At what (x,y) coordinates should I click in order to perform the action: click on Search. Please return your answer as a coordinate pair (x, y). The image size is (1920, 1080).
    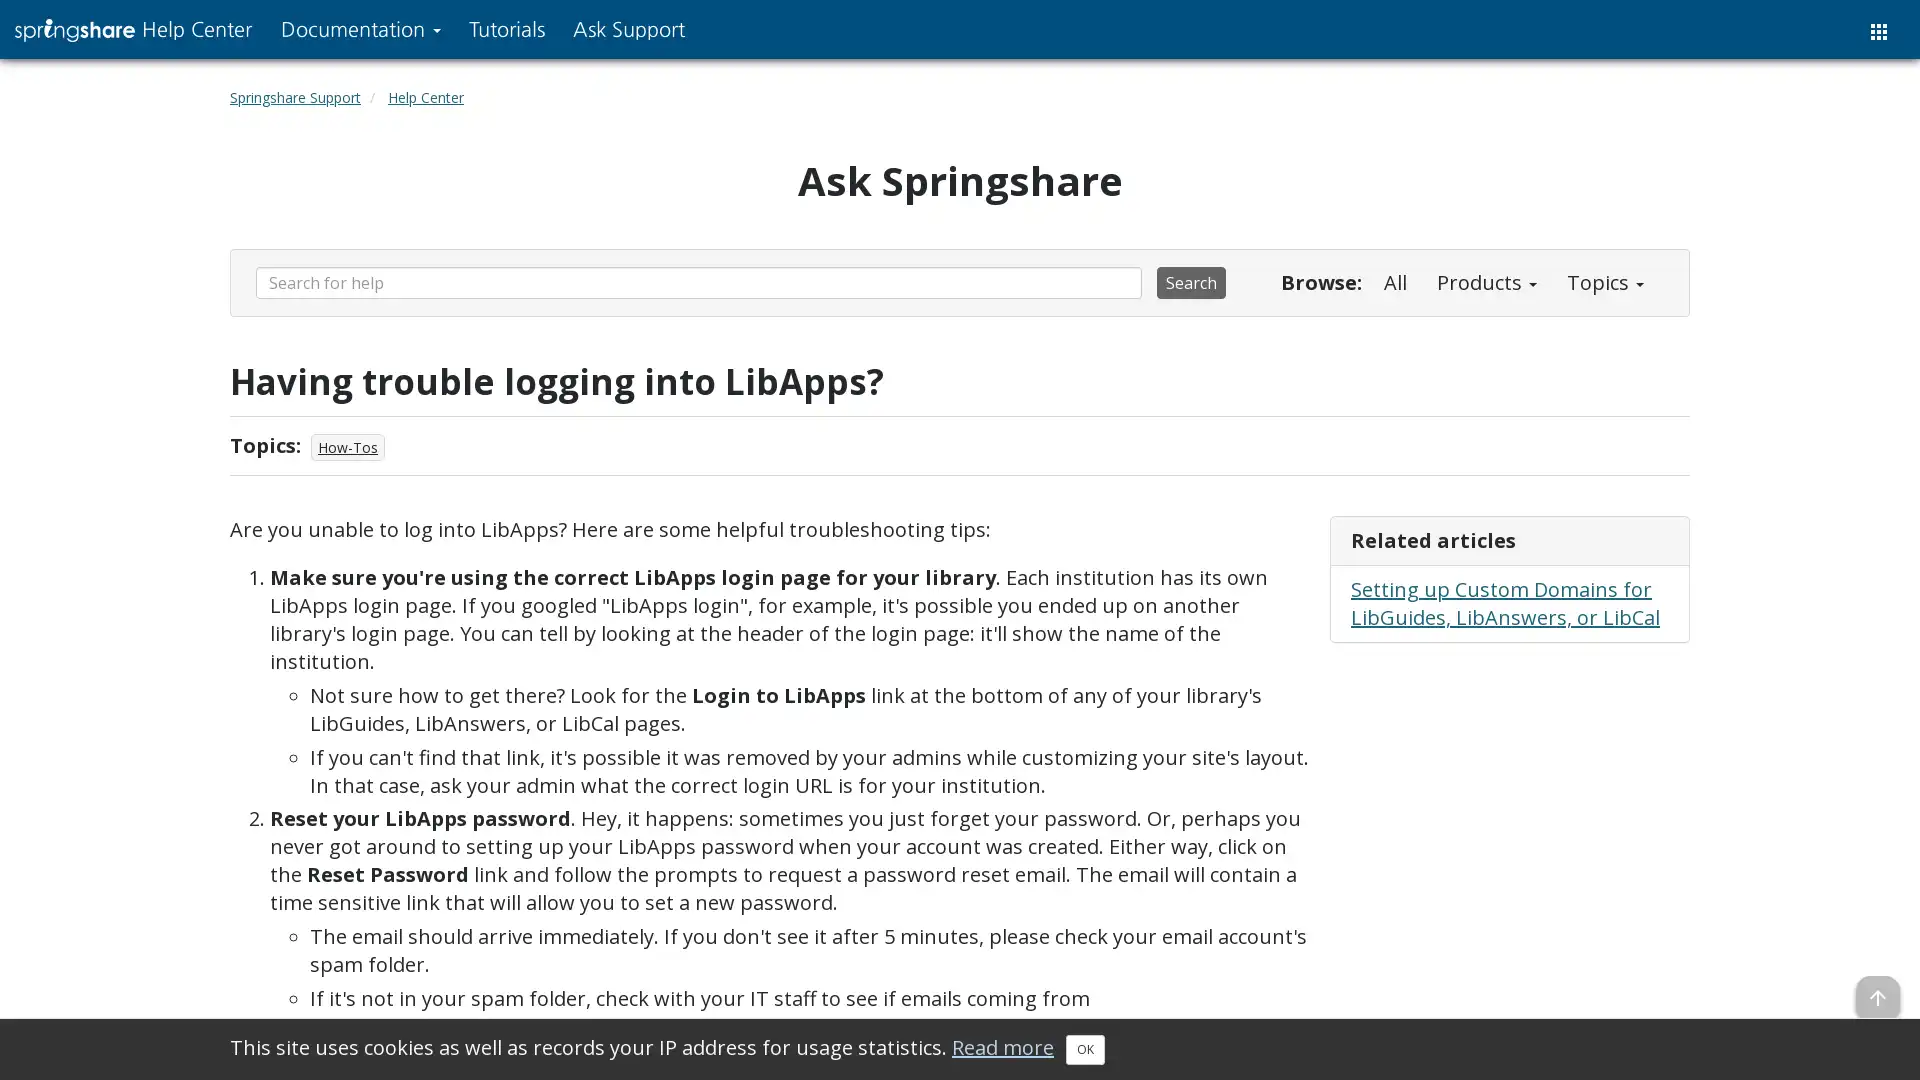
    Looking at the image, I should click on (1191, 282).